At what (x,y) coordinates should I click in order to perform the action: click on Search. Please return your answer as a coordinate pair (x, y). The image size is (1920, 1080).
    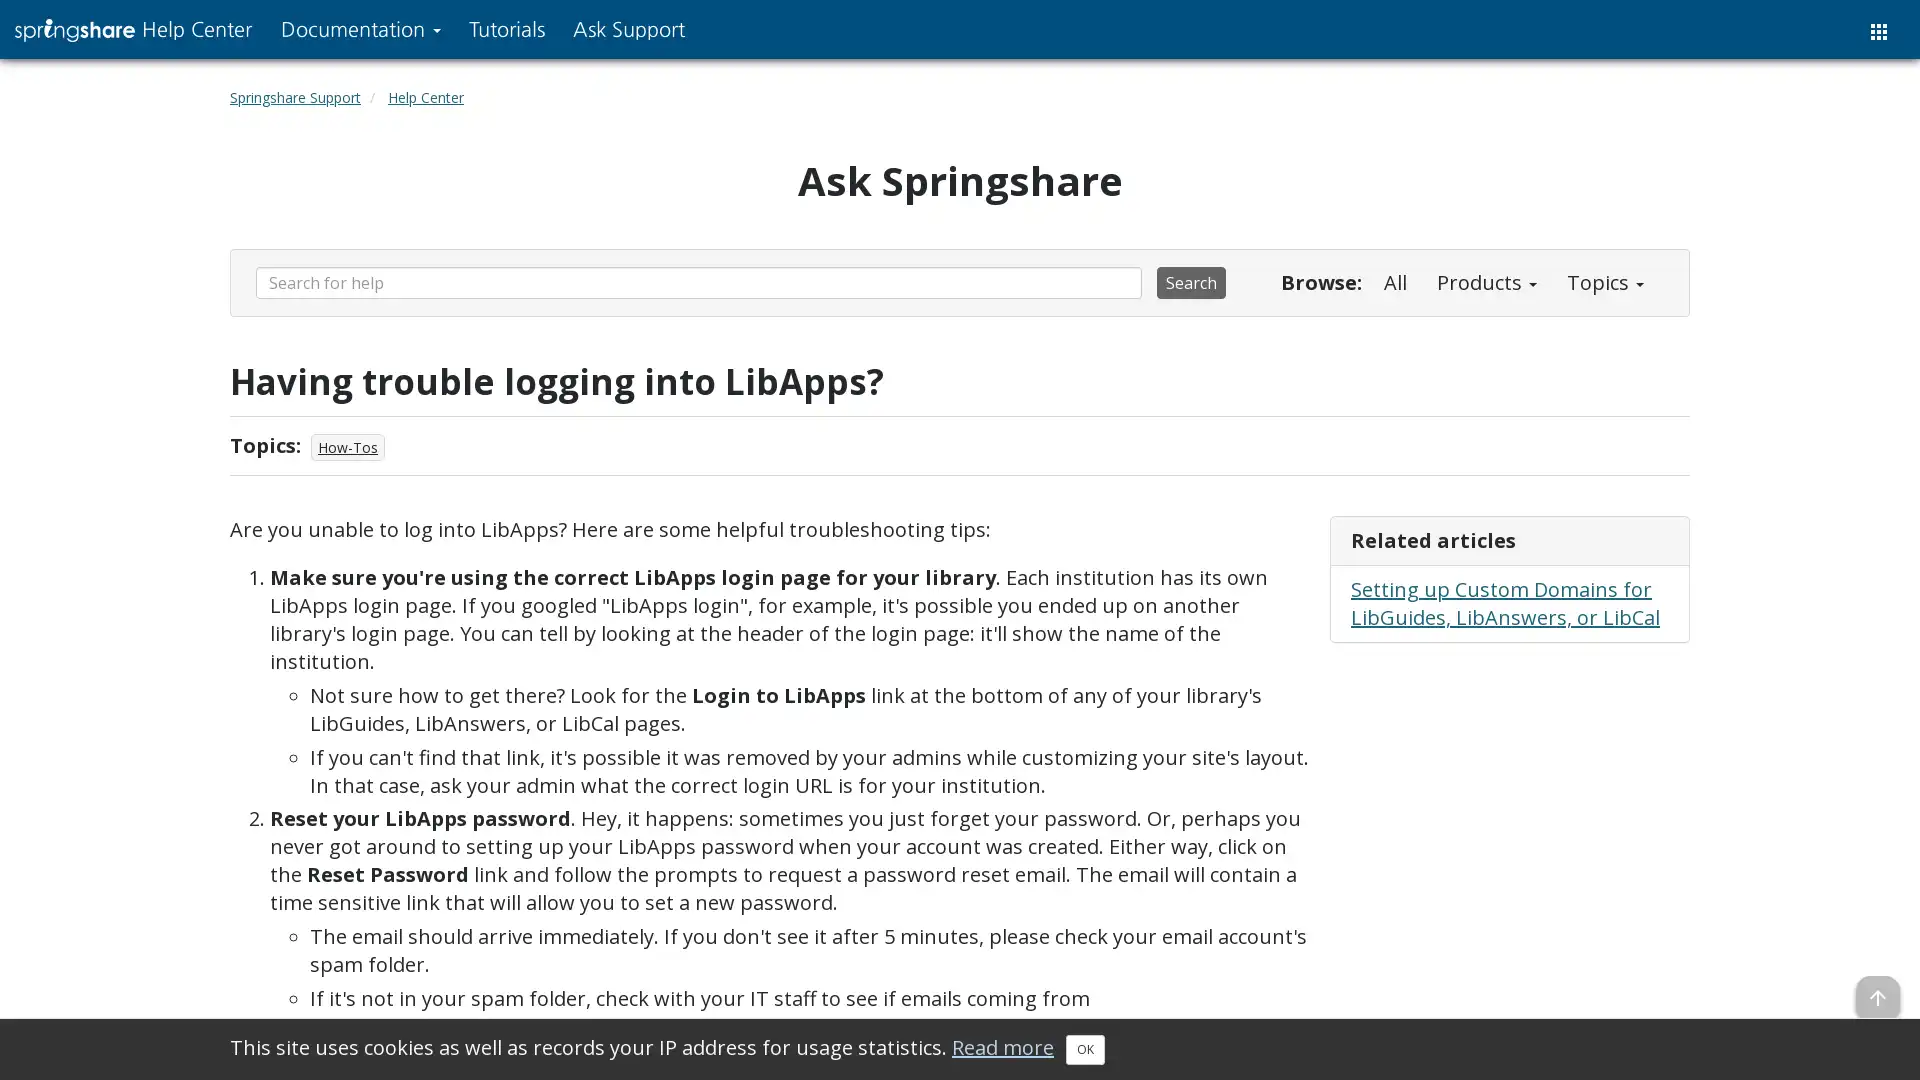
    Looking at the image, I should click on (1191, 282).